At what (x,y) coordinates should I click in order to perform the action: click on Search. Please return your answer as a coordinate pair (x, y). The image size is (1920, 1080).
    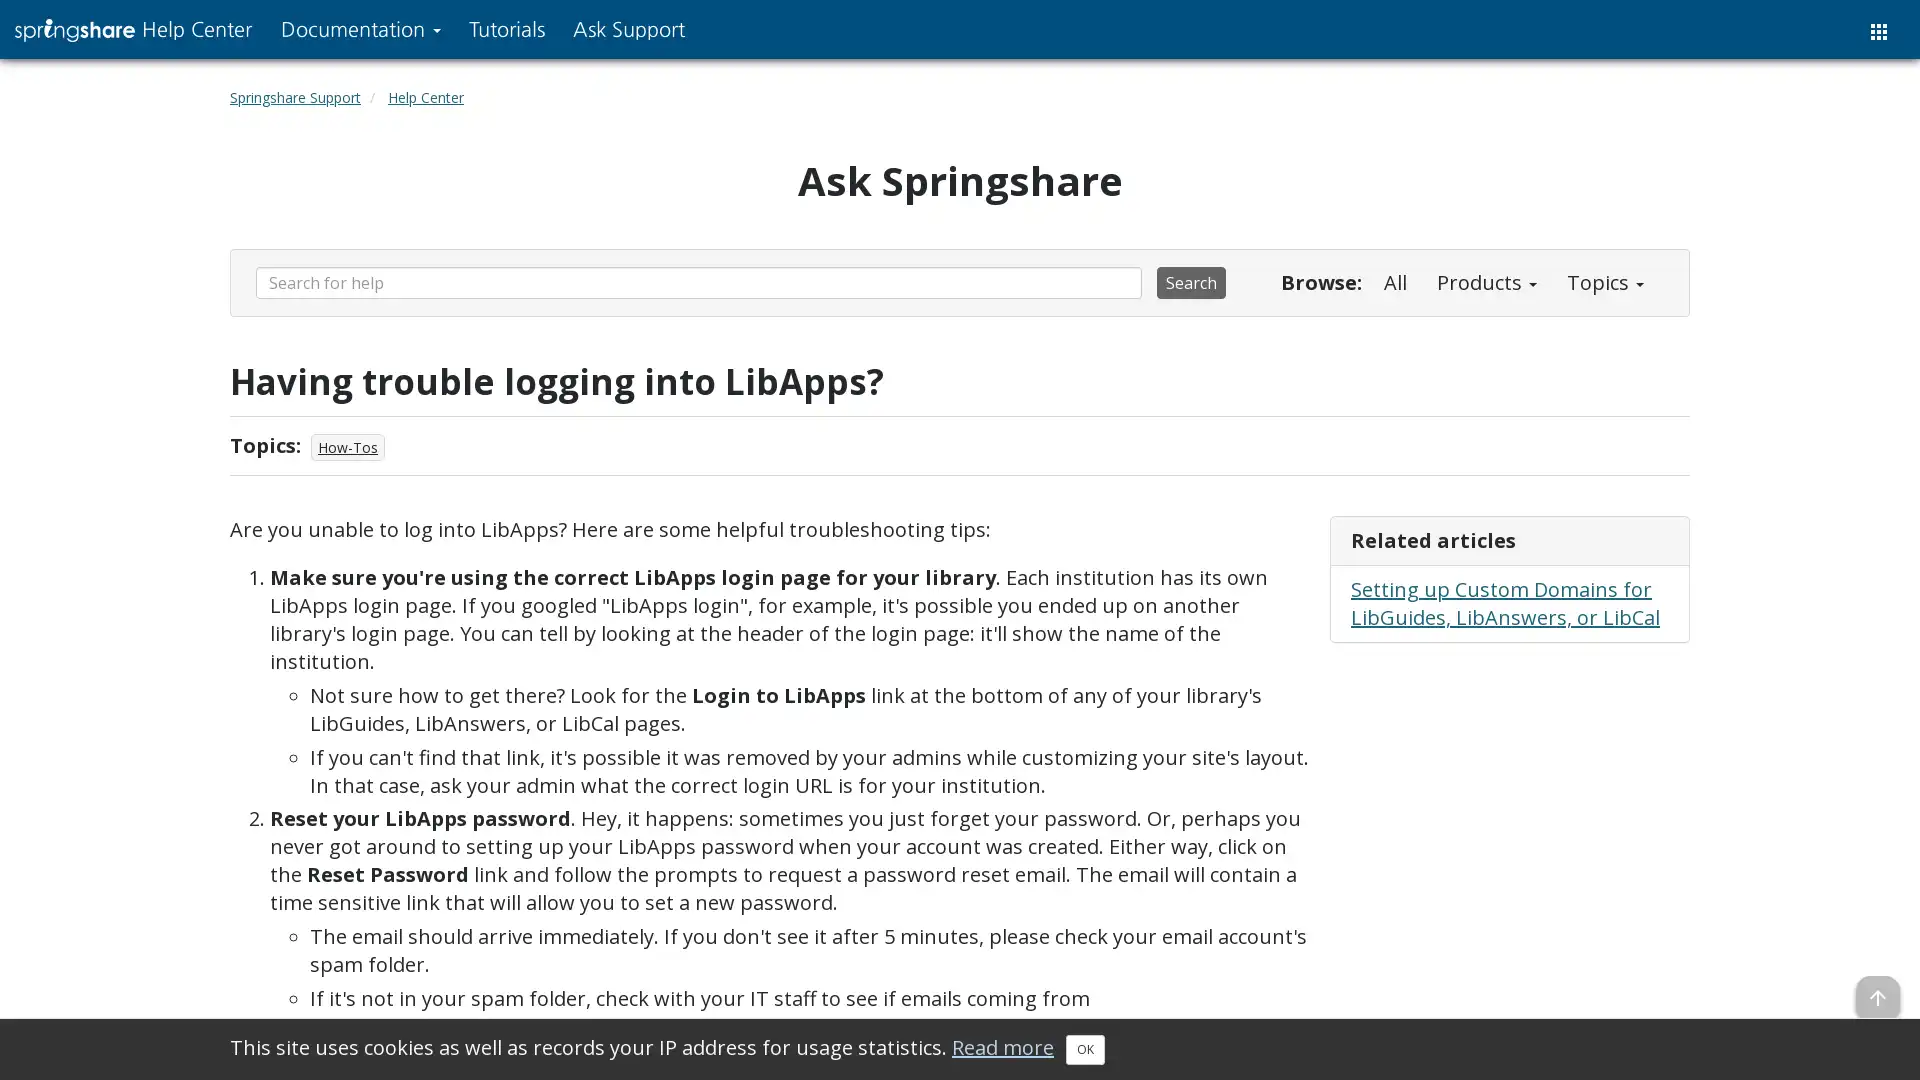
    Looking at the image, I should click on (1191, 282).